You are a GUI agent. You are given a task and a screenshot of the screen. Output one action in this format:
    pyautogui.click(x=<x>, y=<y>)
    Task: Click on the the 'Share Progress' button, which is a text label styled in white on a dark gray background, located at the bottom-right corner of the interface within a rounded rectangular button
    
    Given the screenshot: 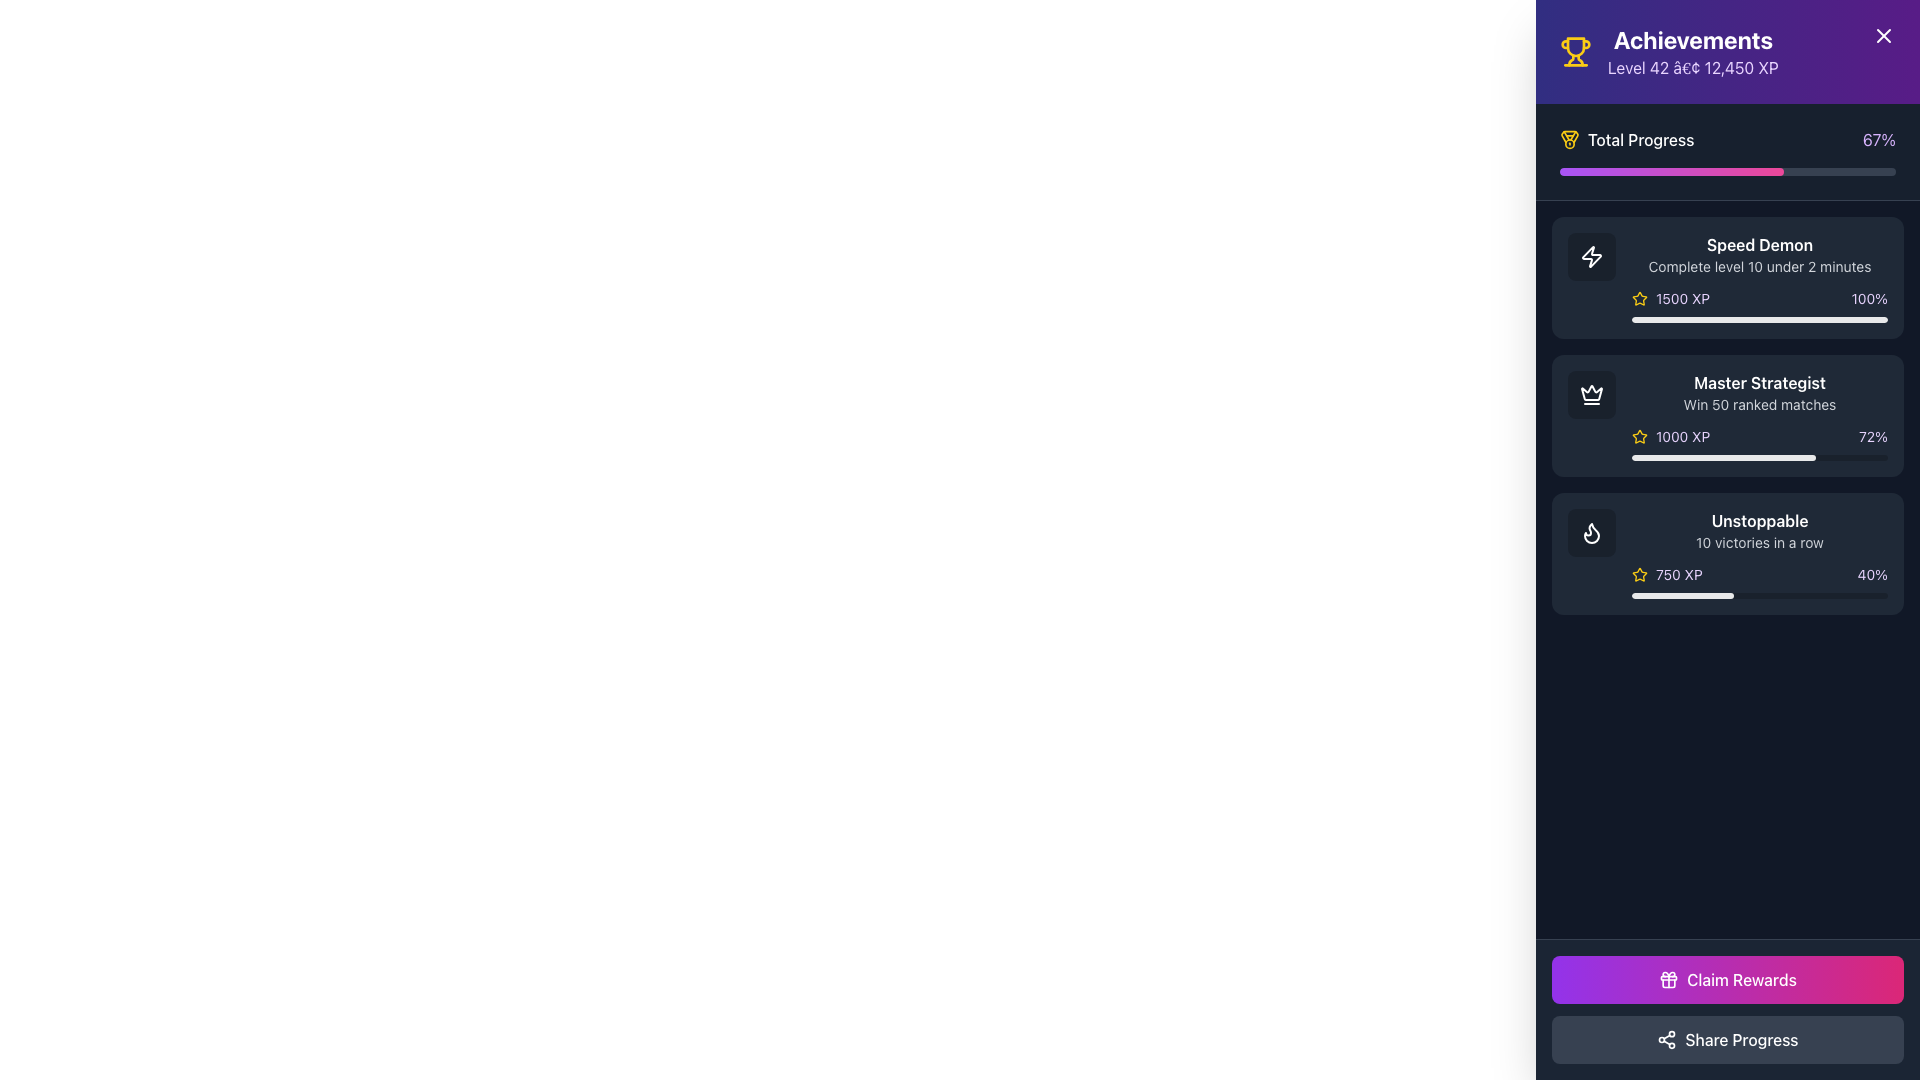 What is the action you would take?
    pyautogui.click(x=1741, y=1039)
    